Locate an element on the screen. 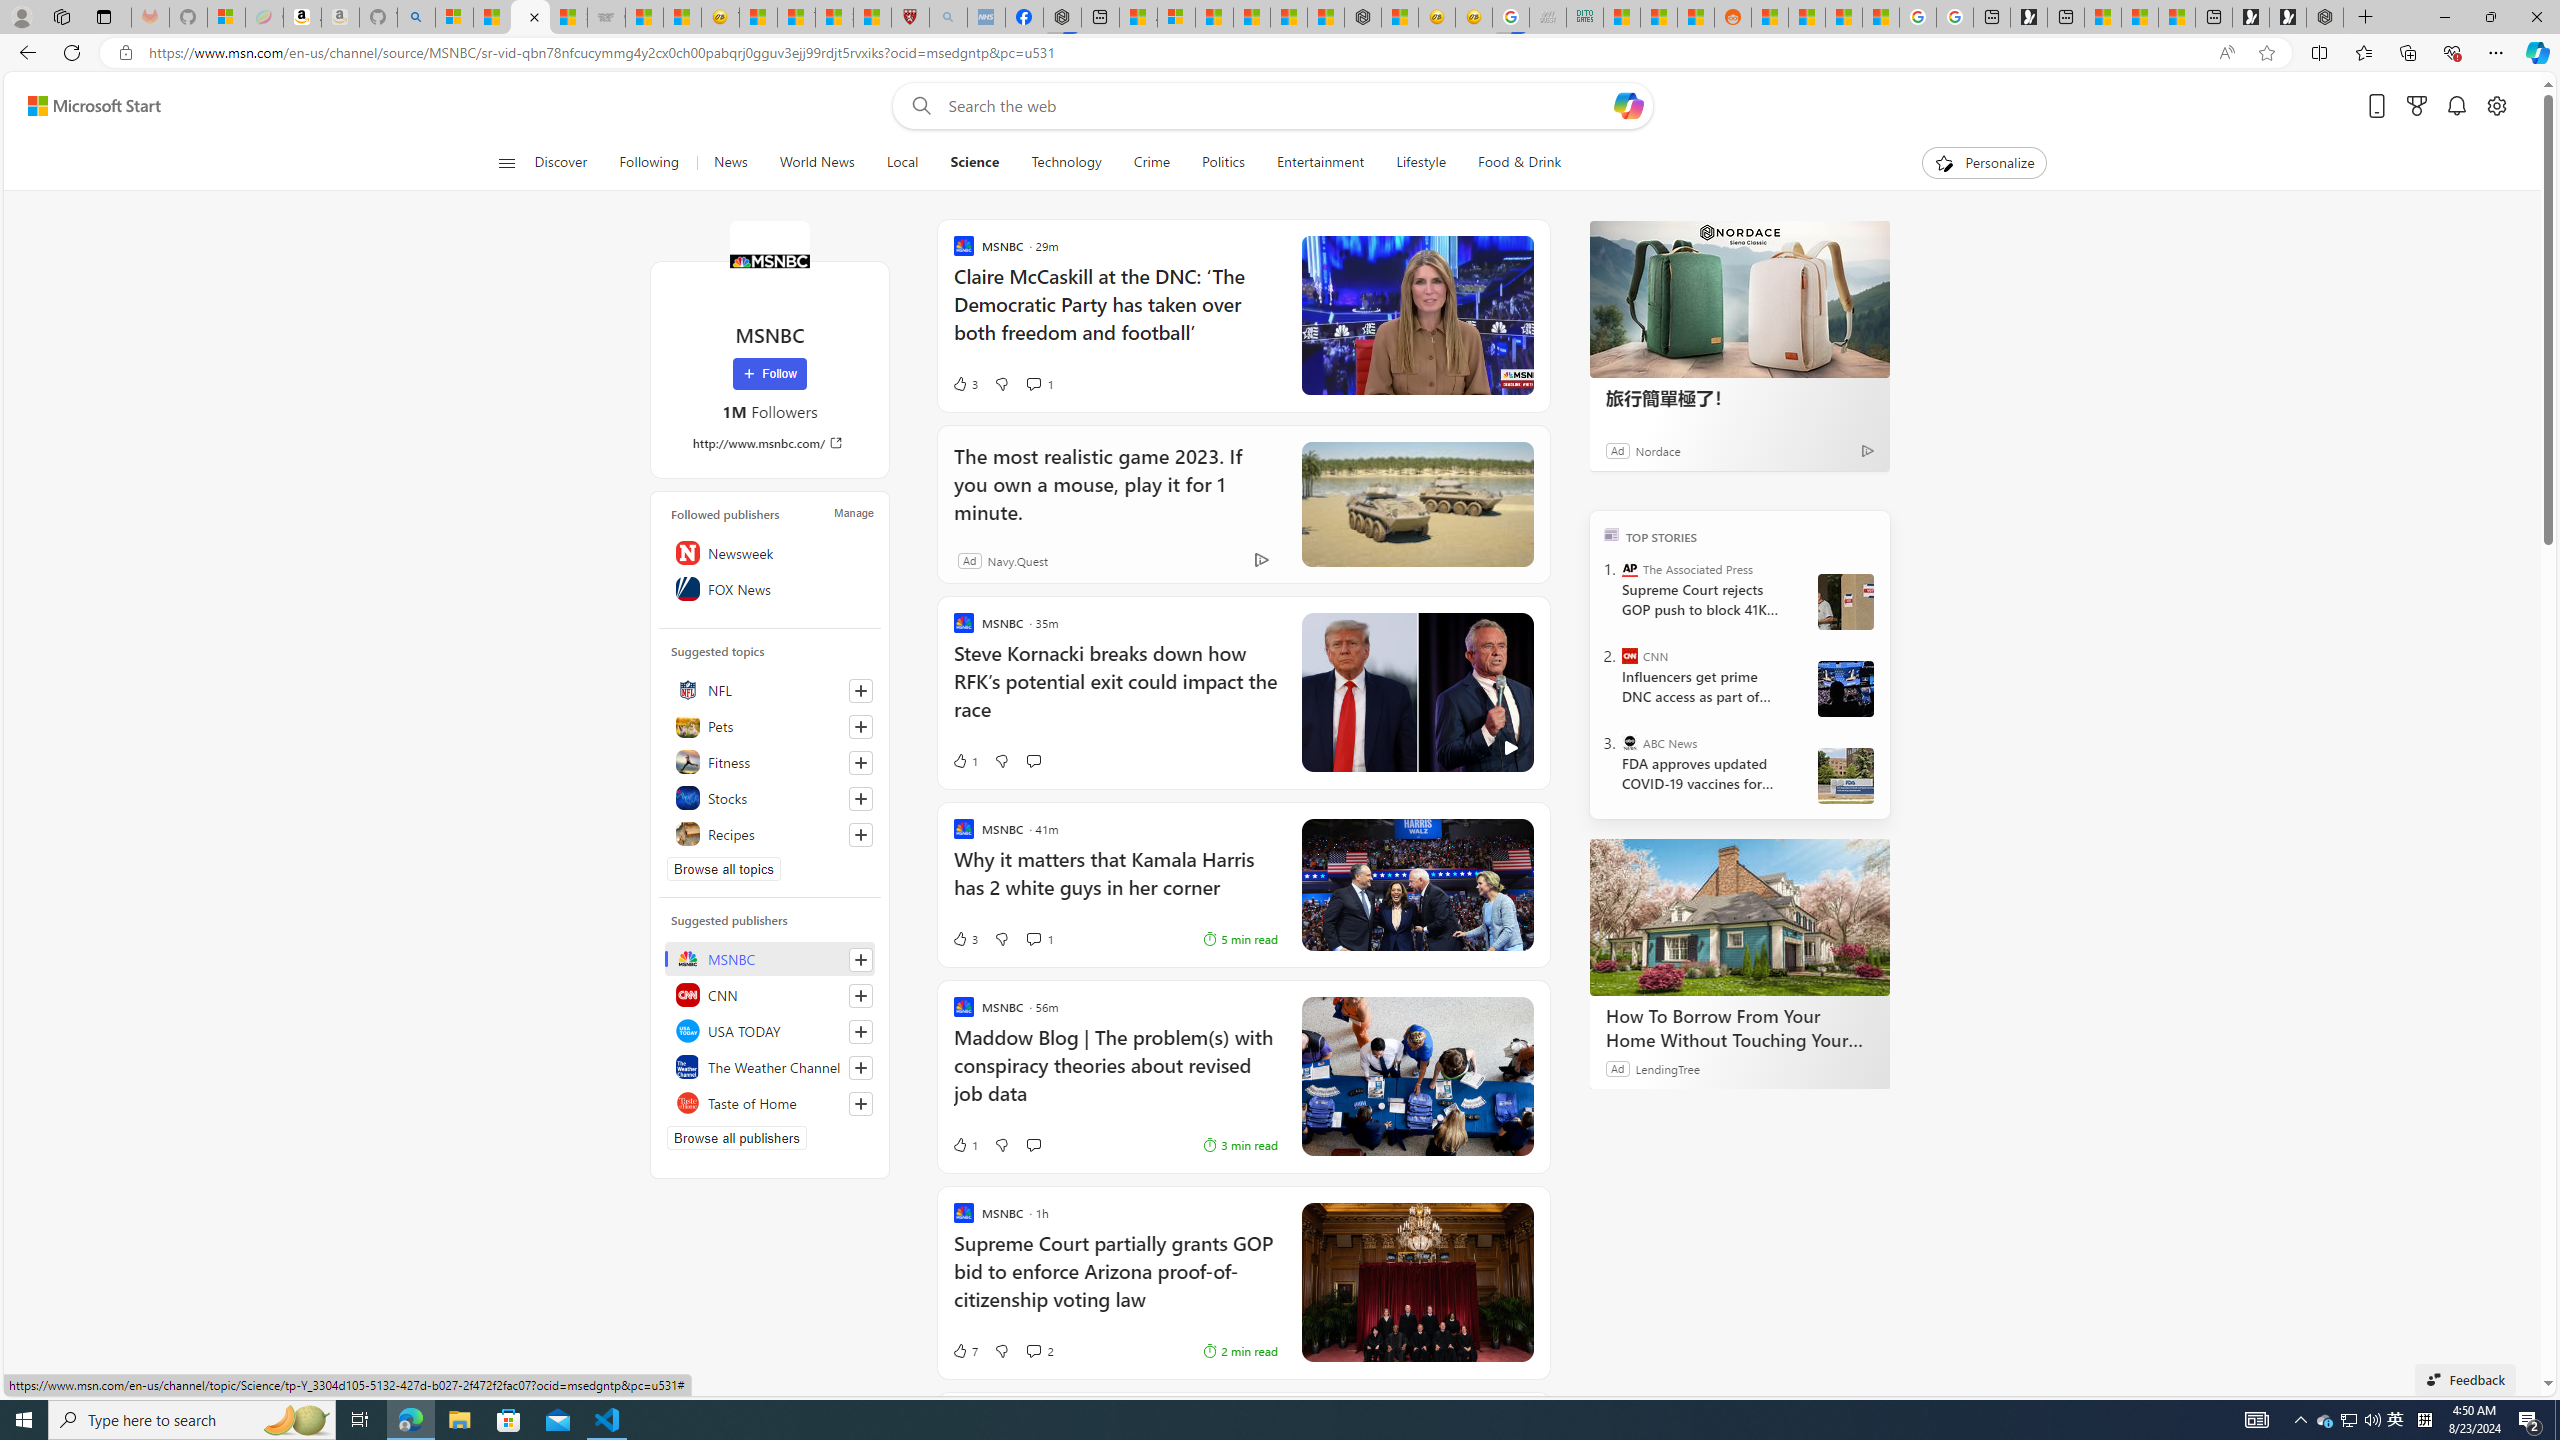 The height and width of the screenshot is (1440, 2560). 'Newsweek' is located at coordinates (770, 551).